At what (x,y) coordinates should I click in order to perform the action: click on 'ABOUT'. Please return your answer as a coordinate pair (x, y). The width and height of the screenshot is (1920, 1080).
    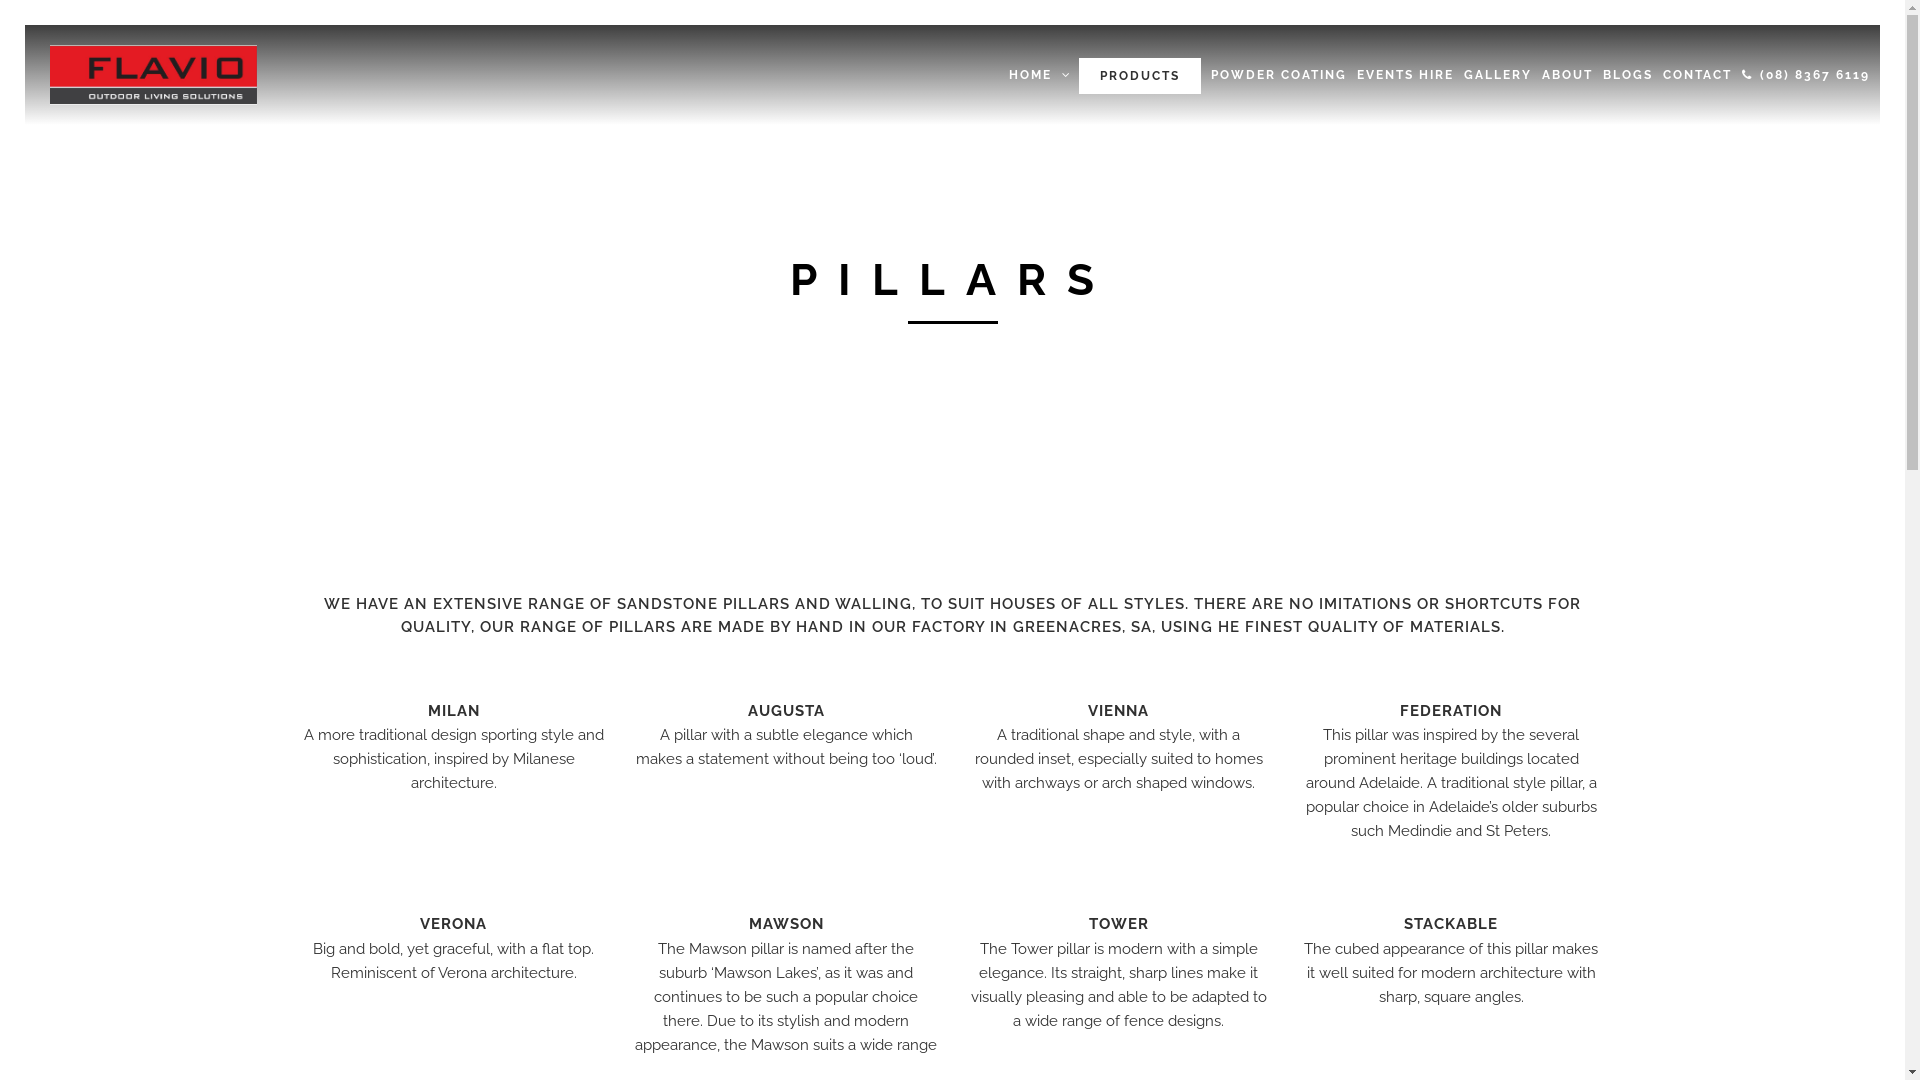
    Looking at the image, I should click on (1535, 73).